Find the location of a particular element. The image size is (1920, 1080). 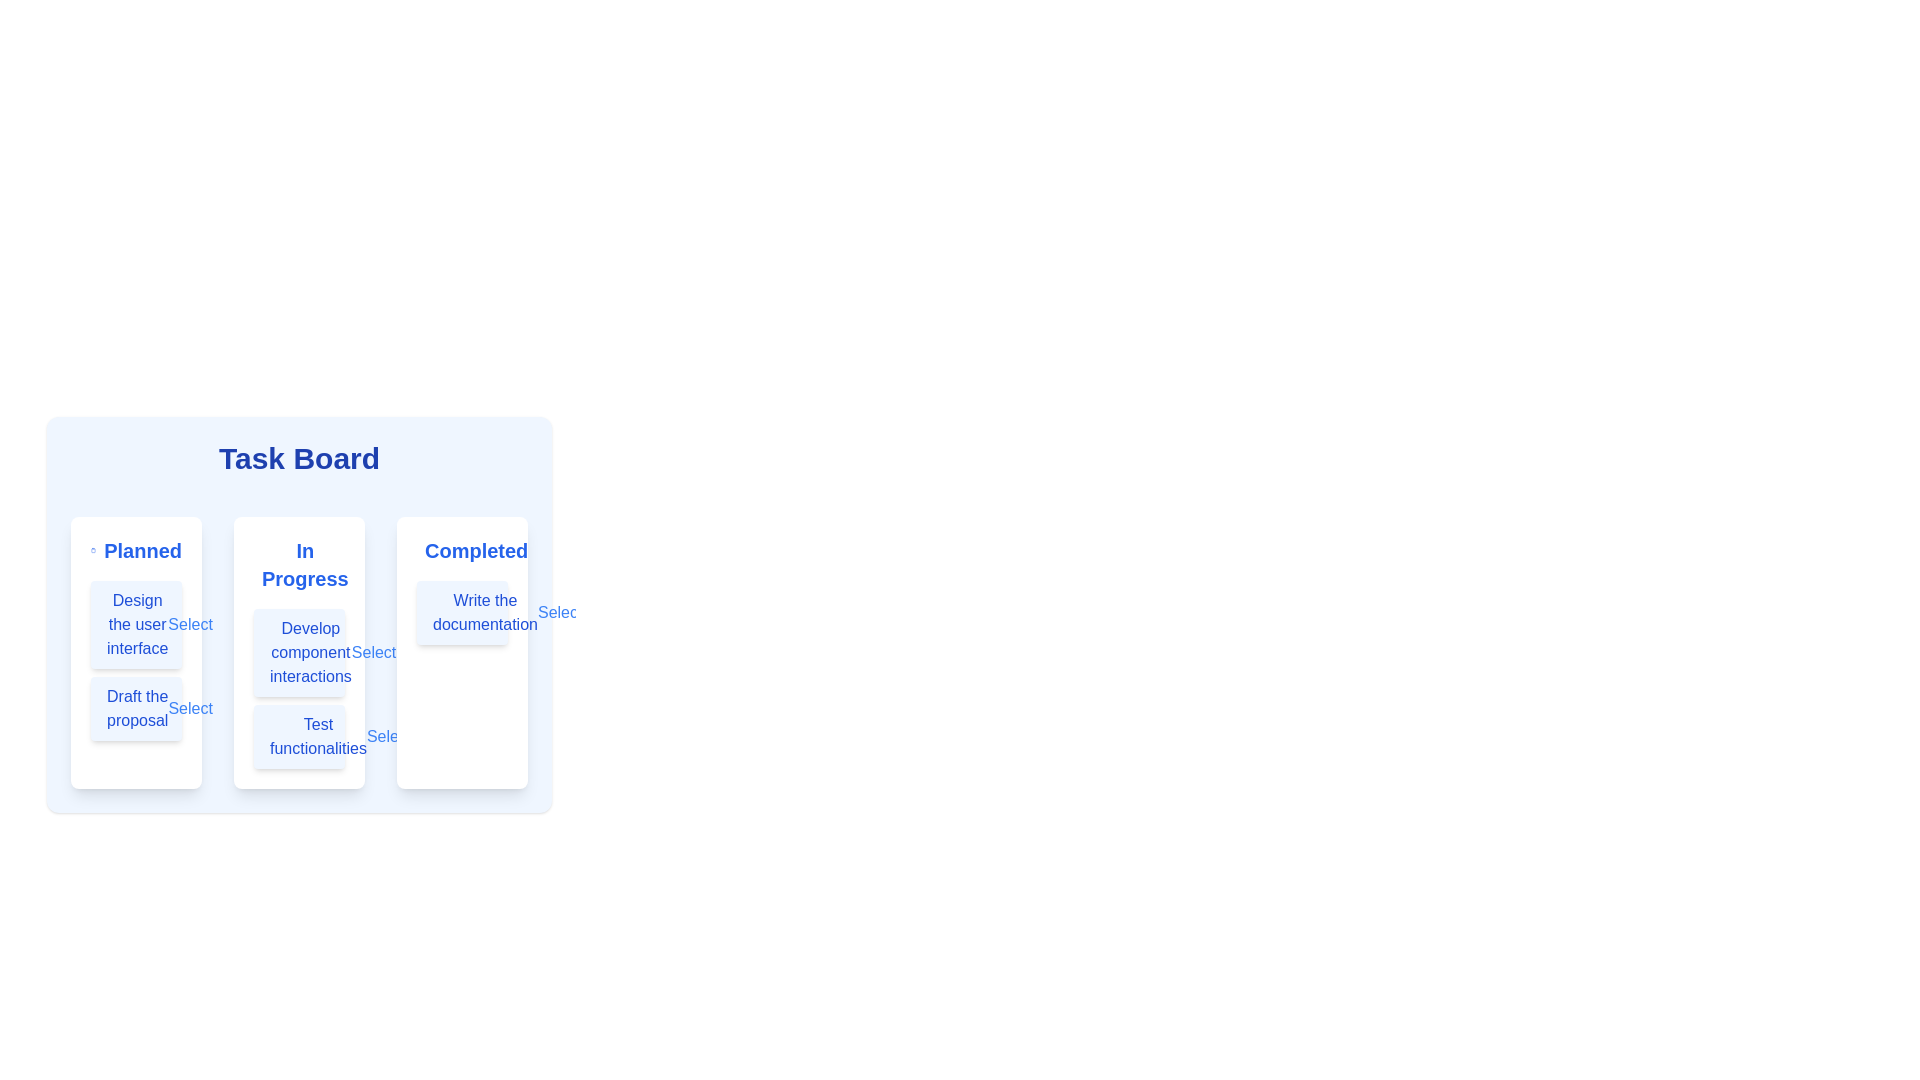

the Task card labeled 'Design the user interface' in the 'Planned' column is located at coordinates (135, 623).